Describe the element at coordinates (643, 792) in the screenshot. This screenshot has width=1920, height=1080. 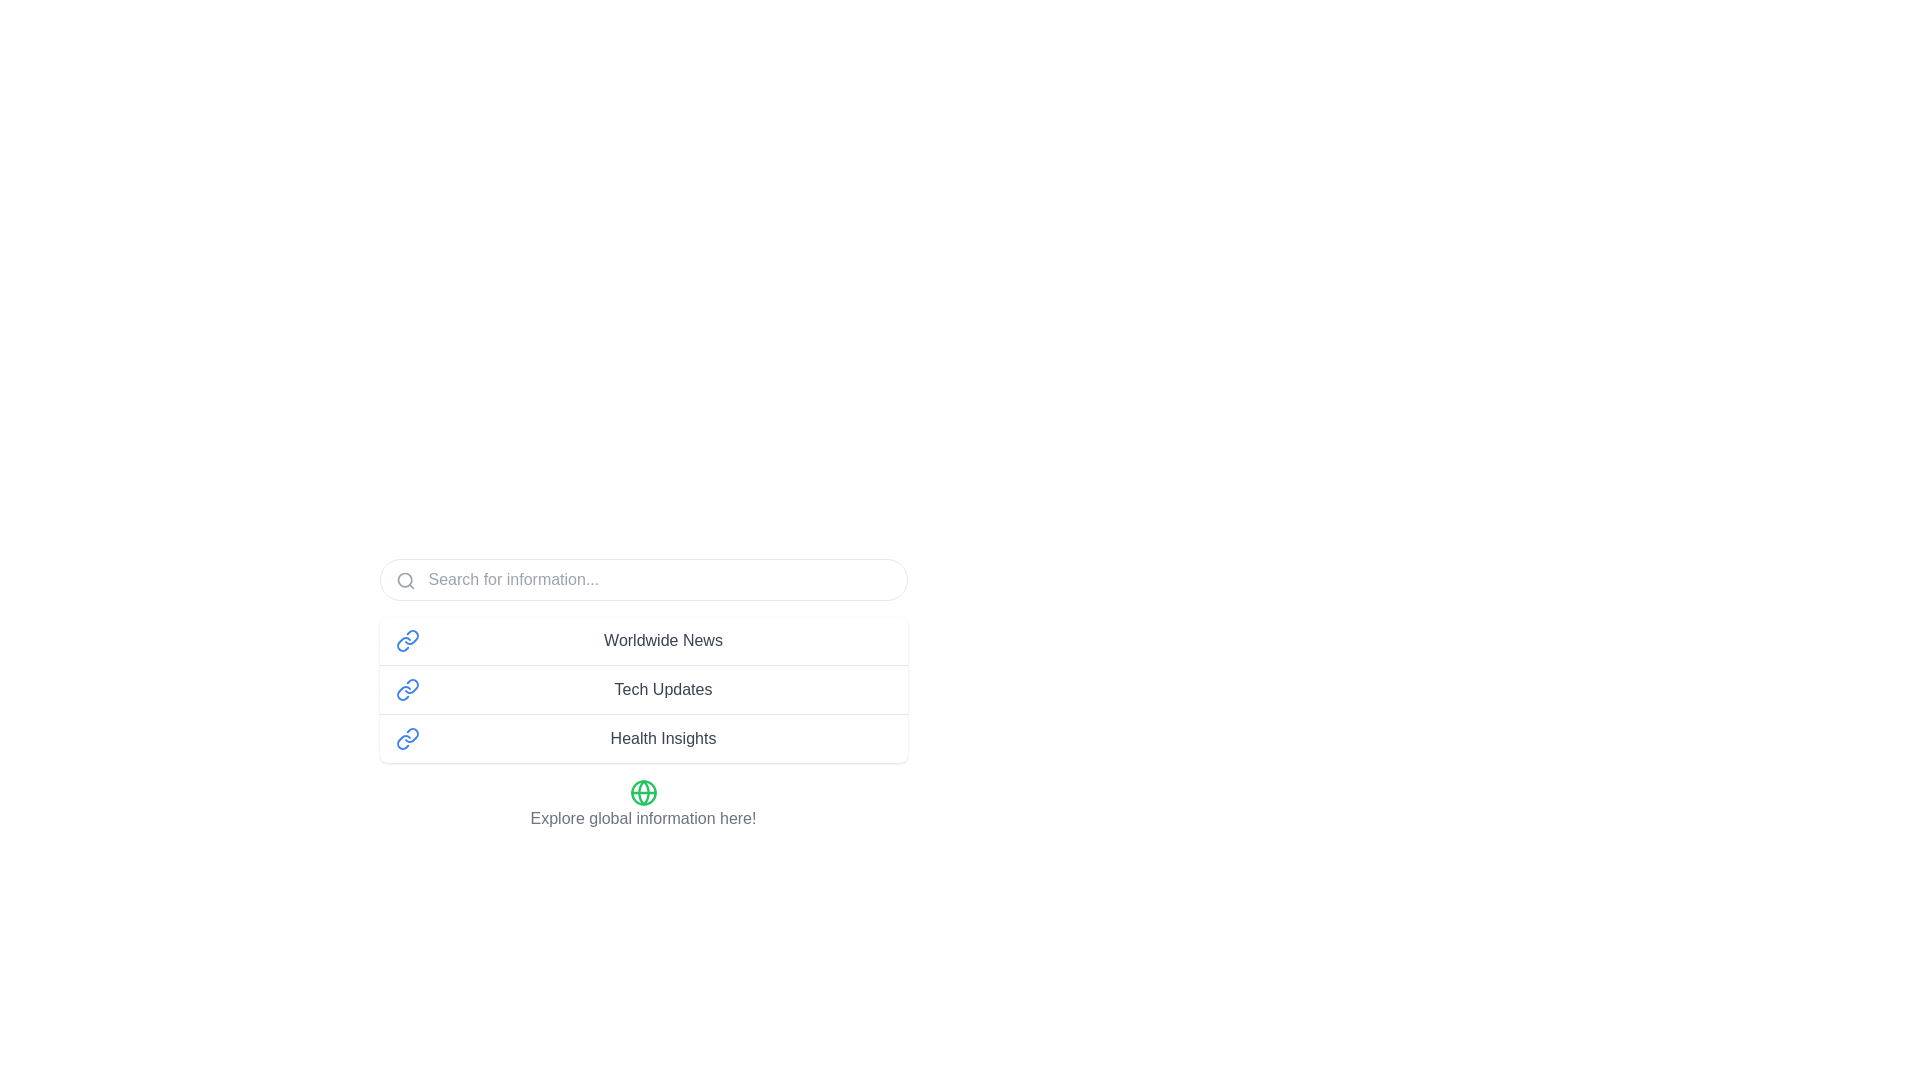
I see `the central circle of the globe icon, which emphasizes its representation as a symbol of global information` at that location.